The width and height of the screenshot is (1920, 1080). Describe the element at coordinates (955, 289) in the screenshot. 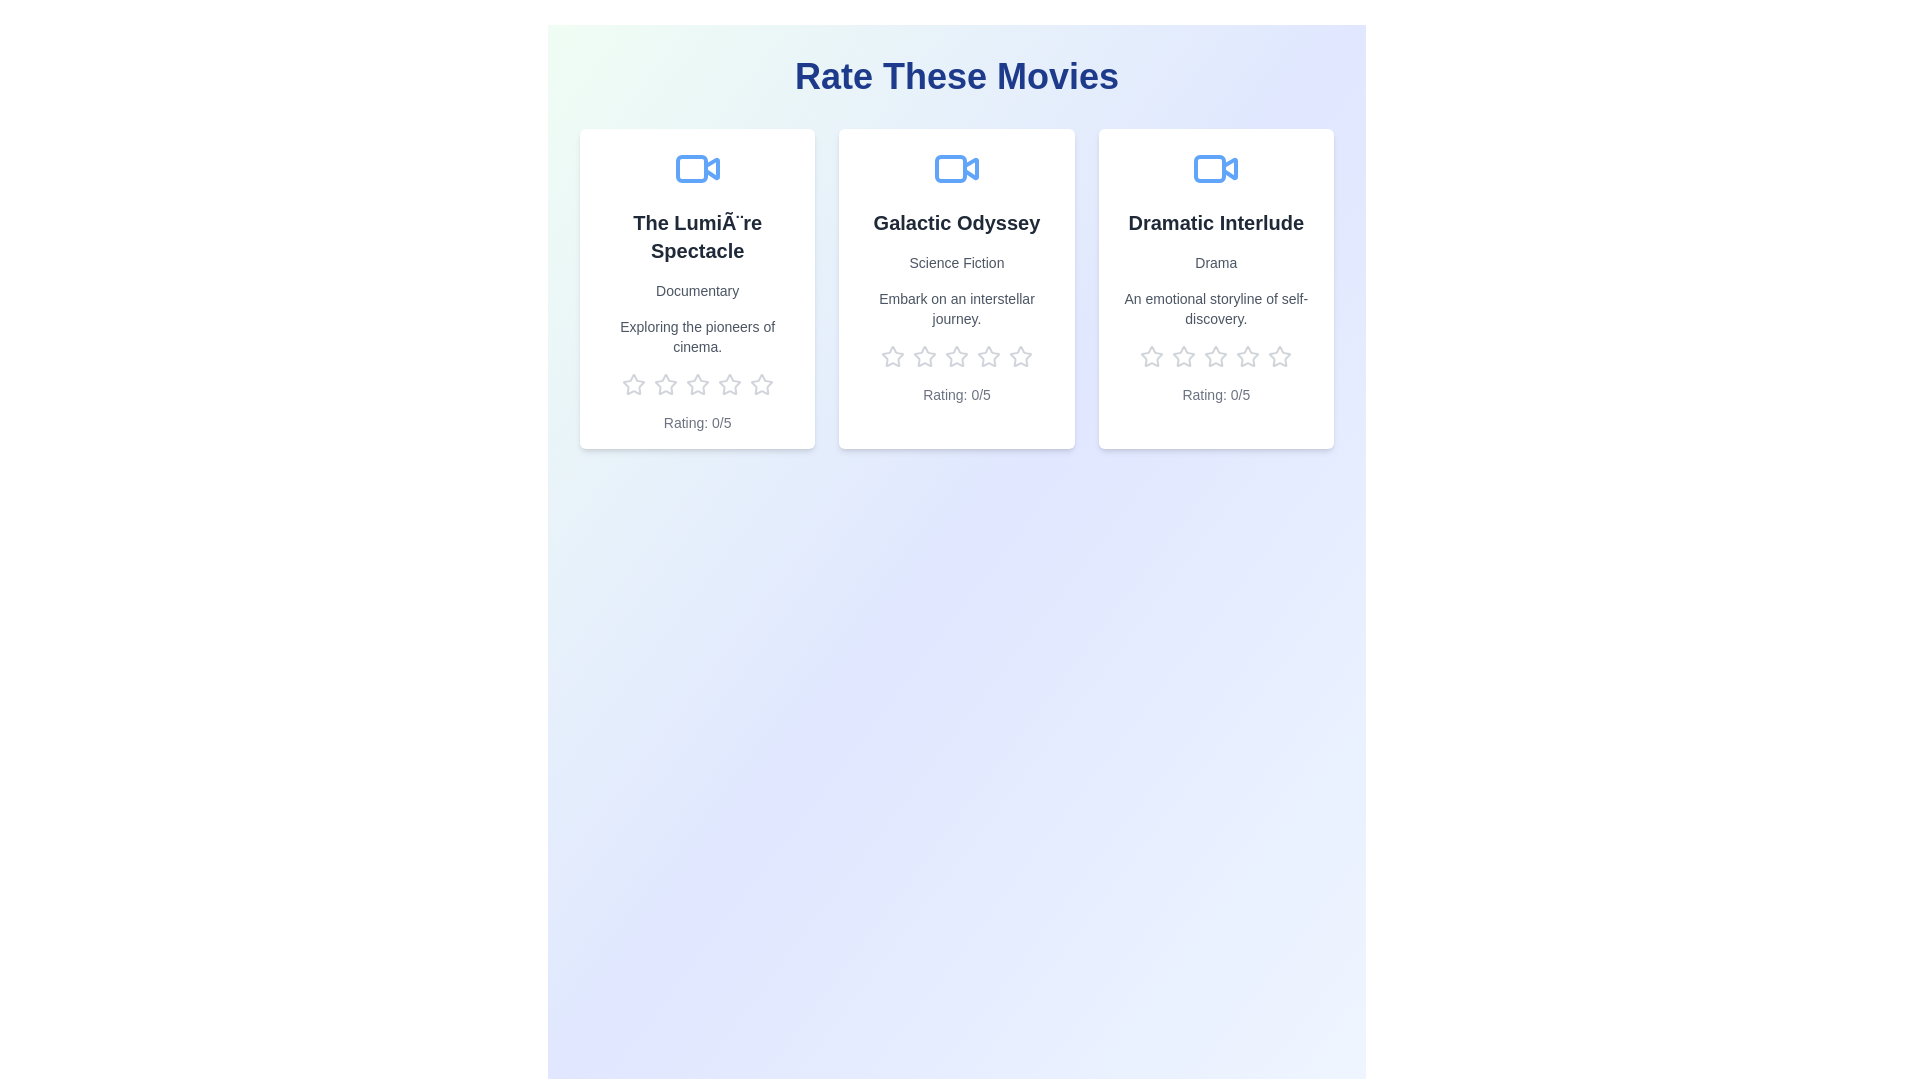

I see `the movie card for 'Galactic Odyssey'` at that location.